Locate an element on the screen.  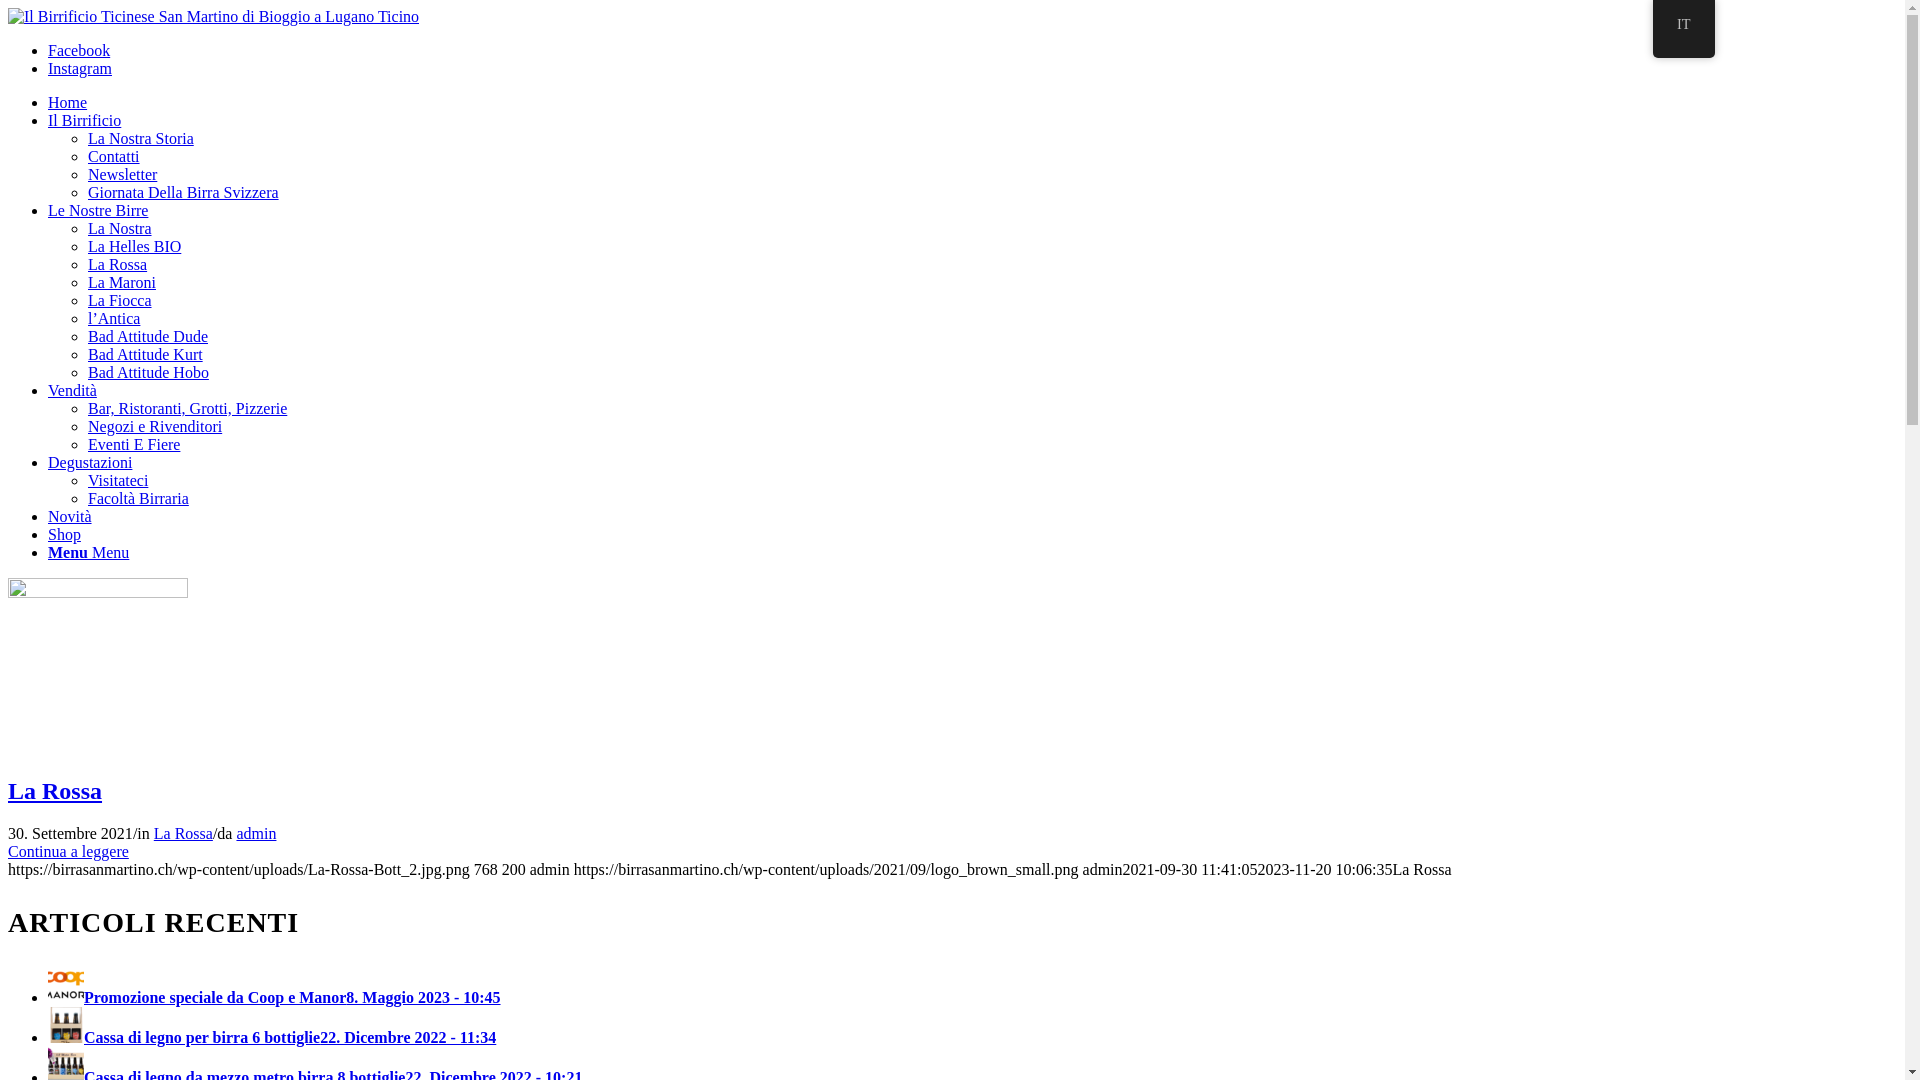
'La Nostra Storia' is located at coordinates (86, 137).